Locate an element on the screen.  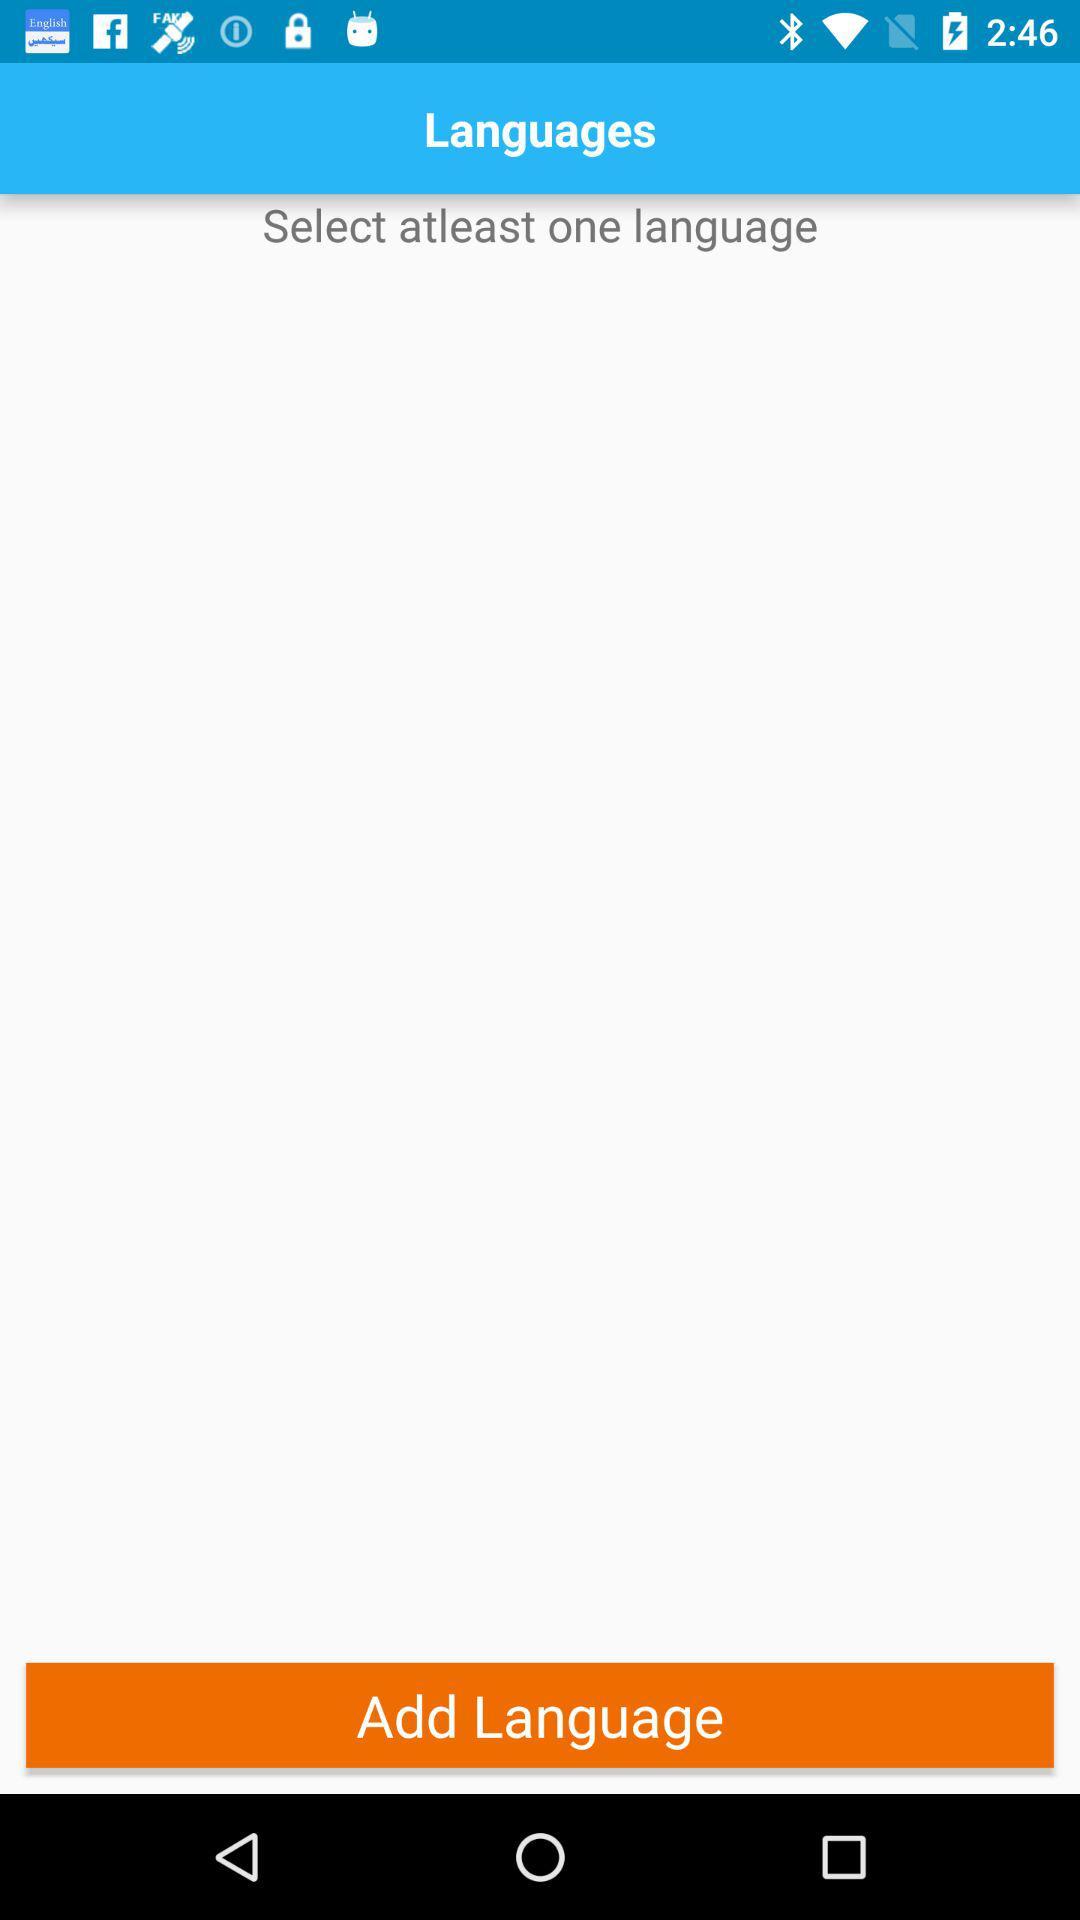
add language item is located at coordinates (540, 1714).